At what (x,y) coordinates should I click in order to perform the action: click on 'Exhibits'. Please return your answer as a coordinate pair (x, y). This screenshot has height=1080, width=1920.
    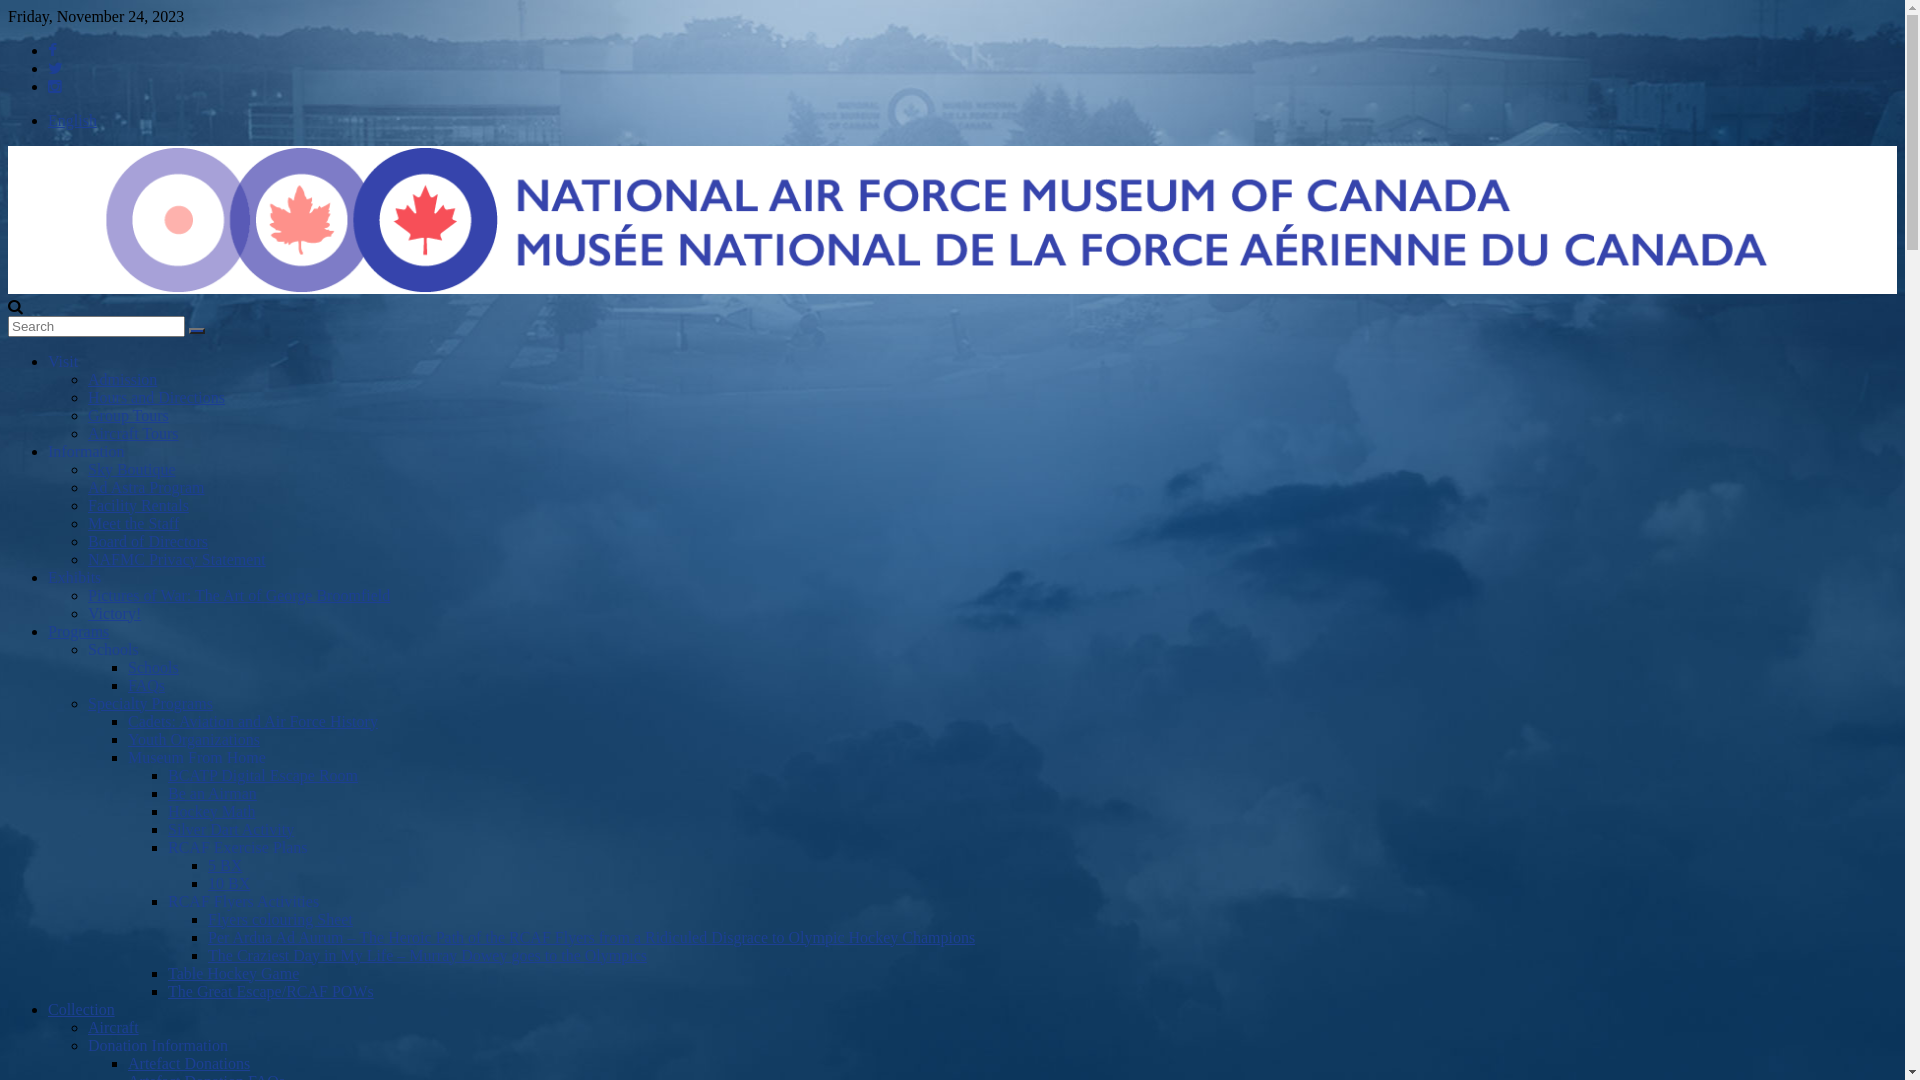
    Looking at the image, I should click on (74, 577).